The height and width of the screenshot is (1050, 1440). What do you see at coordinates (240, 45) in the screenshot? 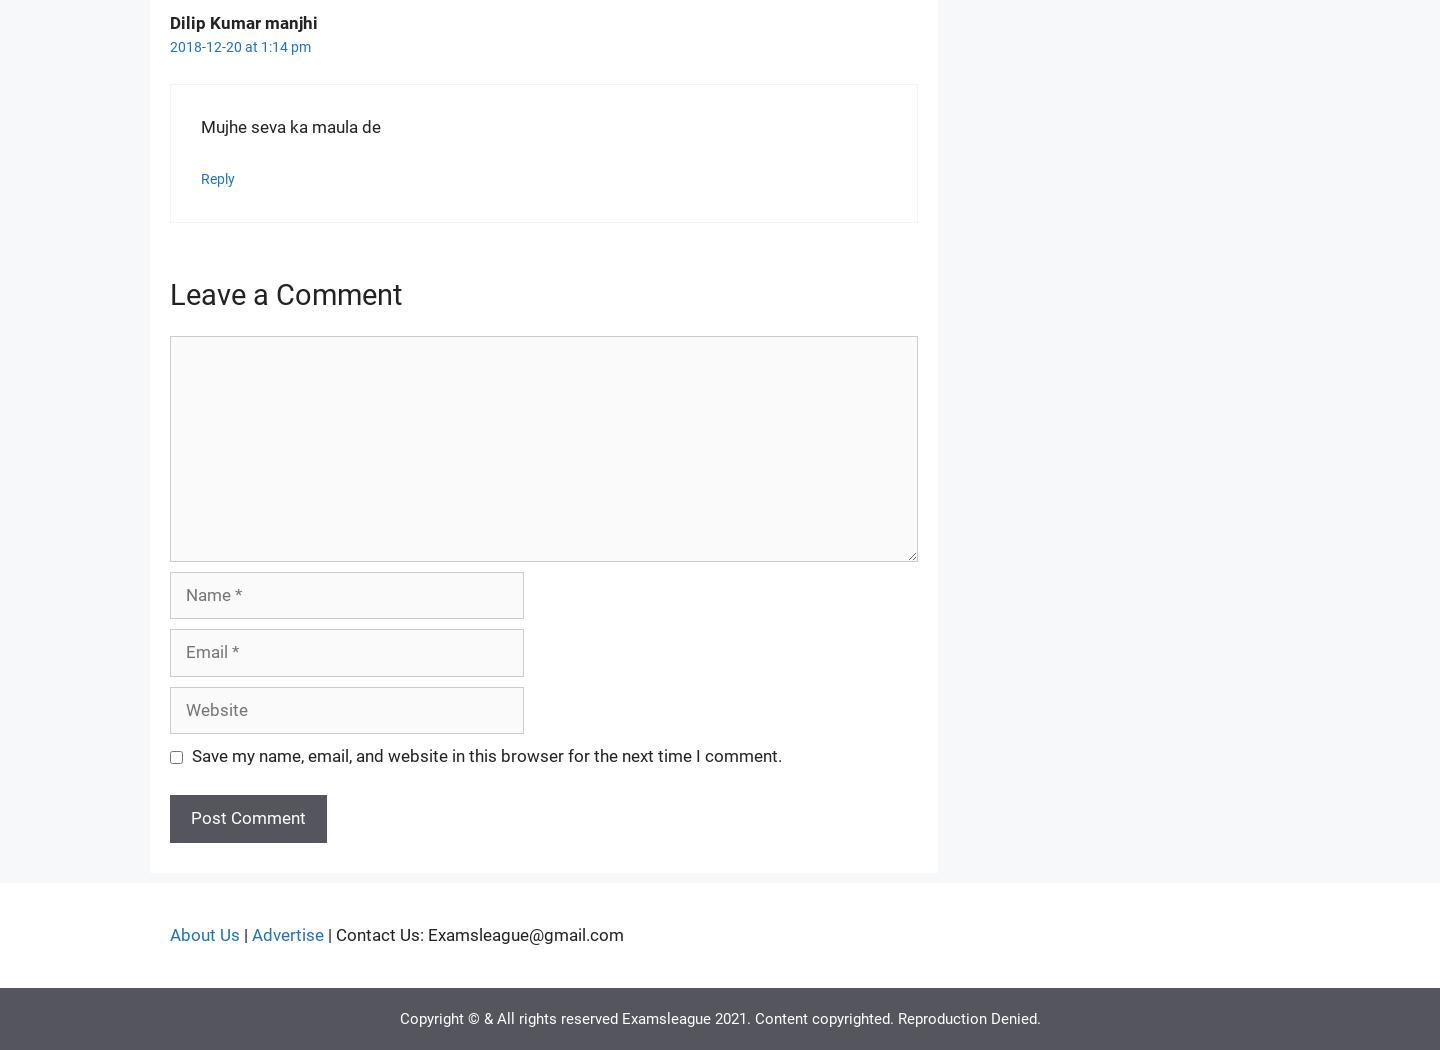
I see `'2018-12-20 at 1:14 pm'` at bounding box center [240, 45].